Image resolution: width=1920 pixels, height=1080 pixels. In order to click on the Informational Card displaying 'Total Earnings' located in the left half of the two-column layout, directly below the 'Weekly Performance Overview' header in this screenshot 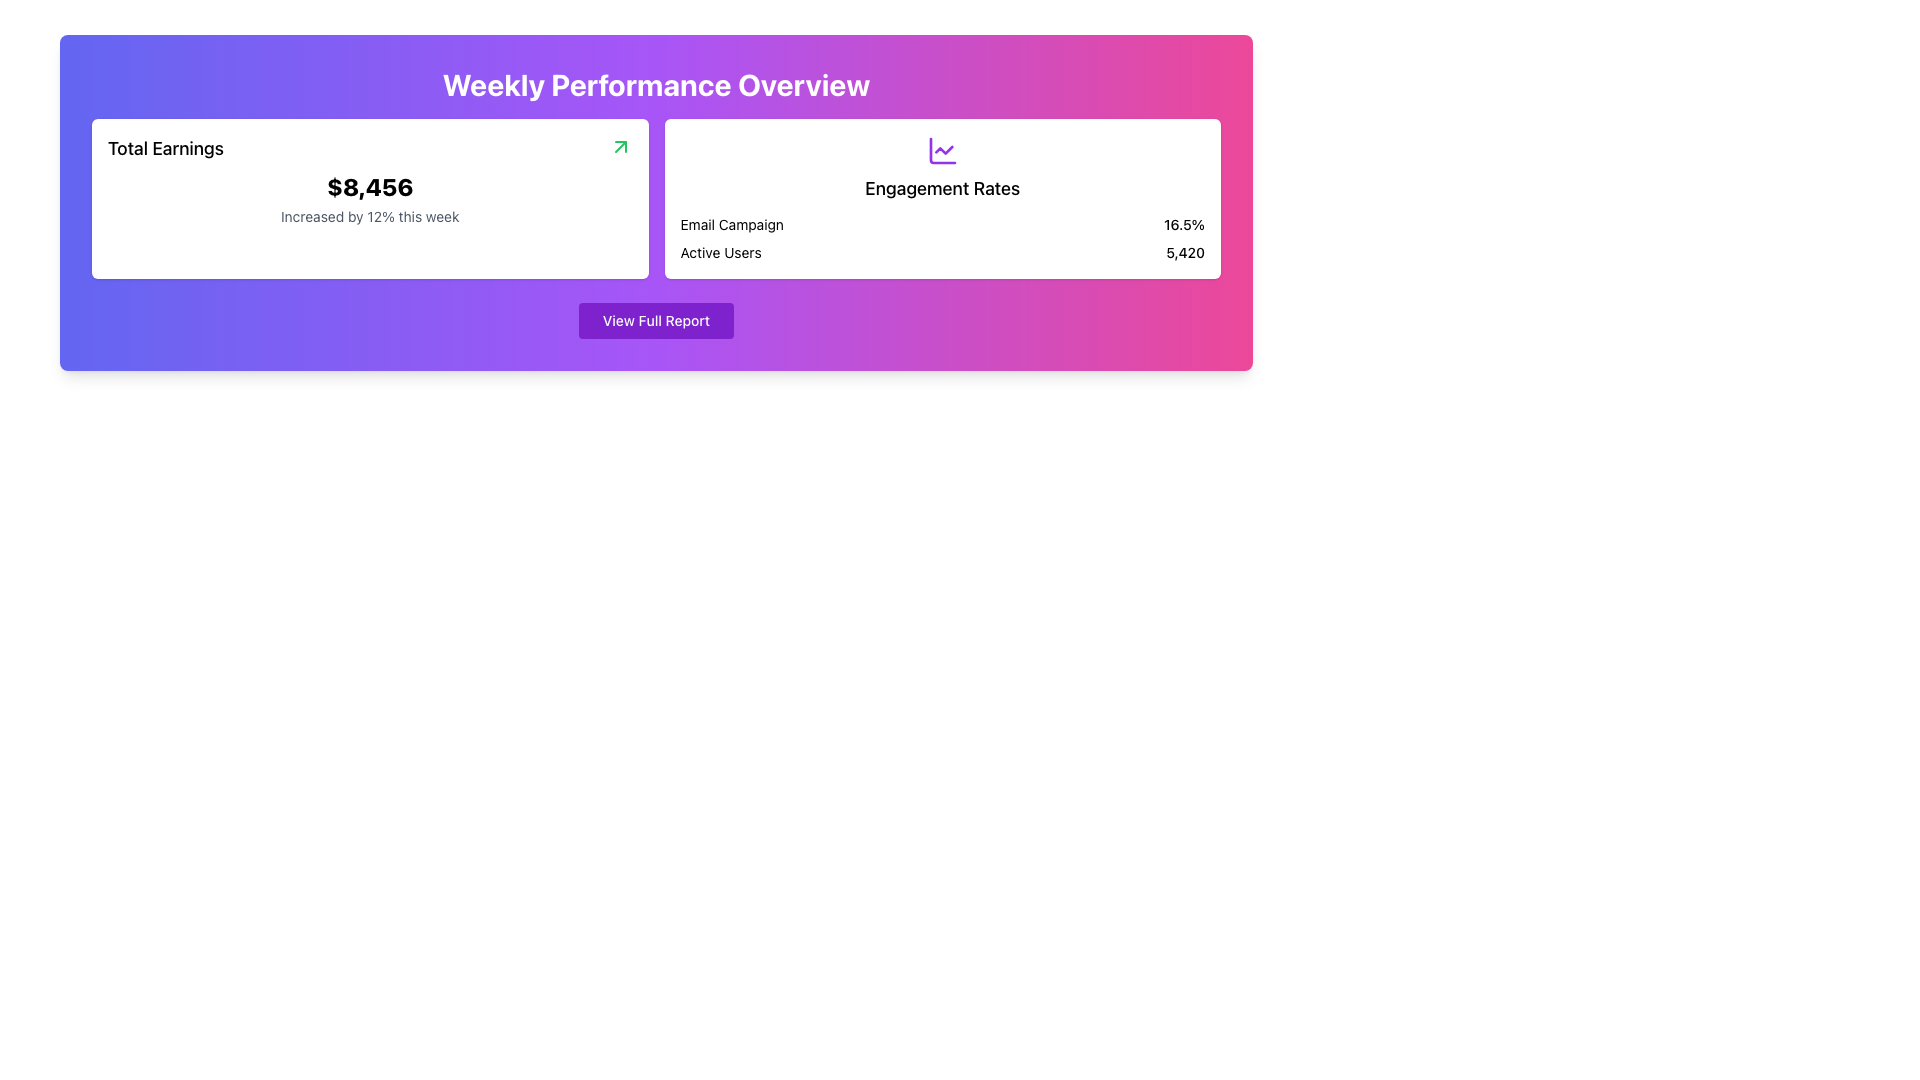, I will do `click(370, 199)`.